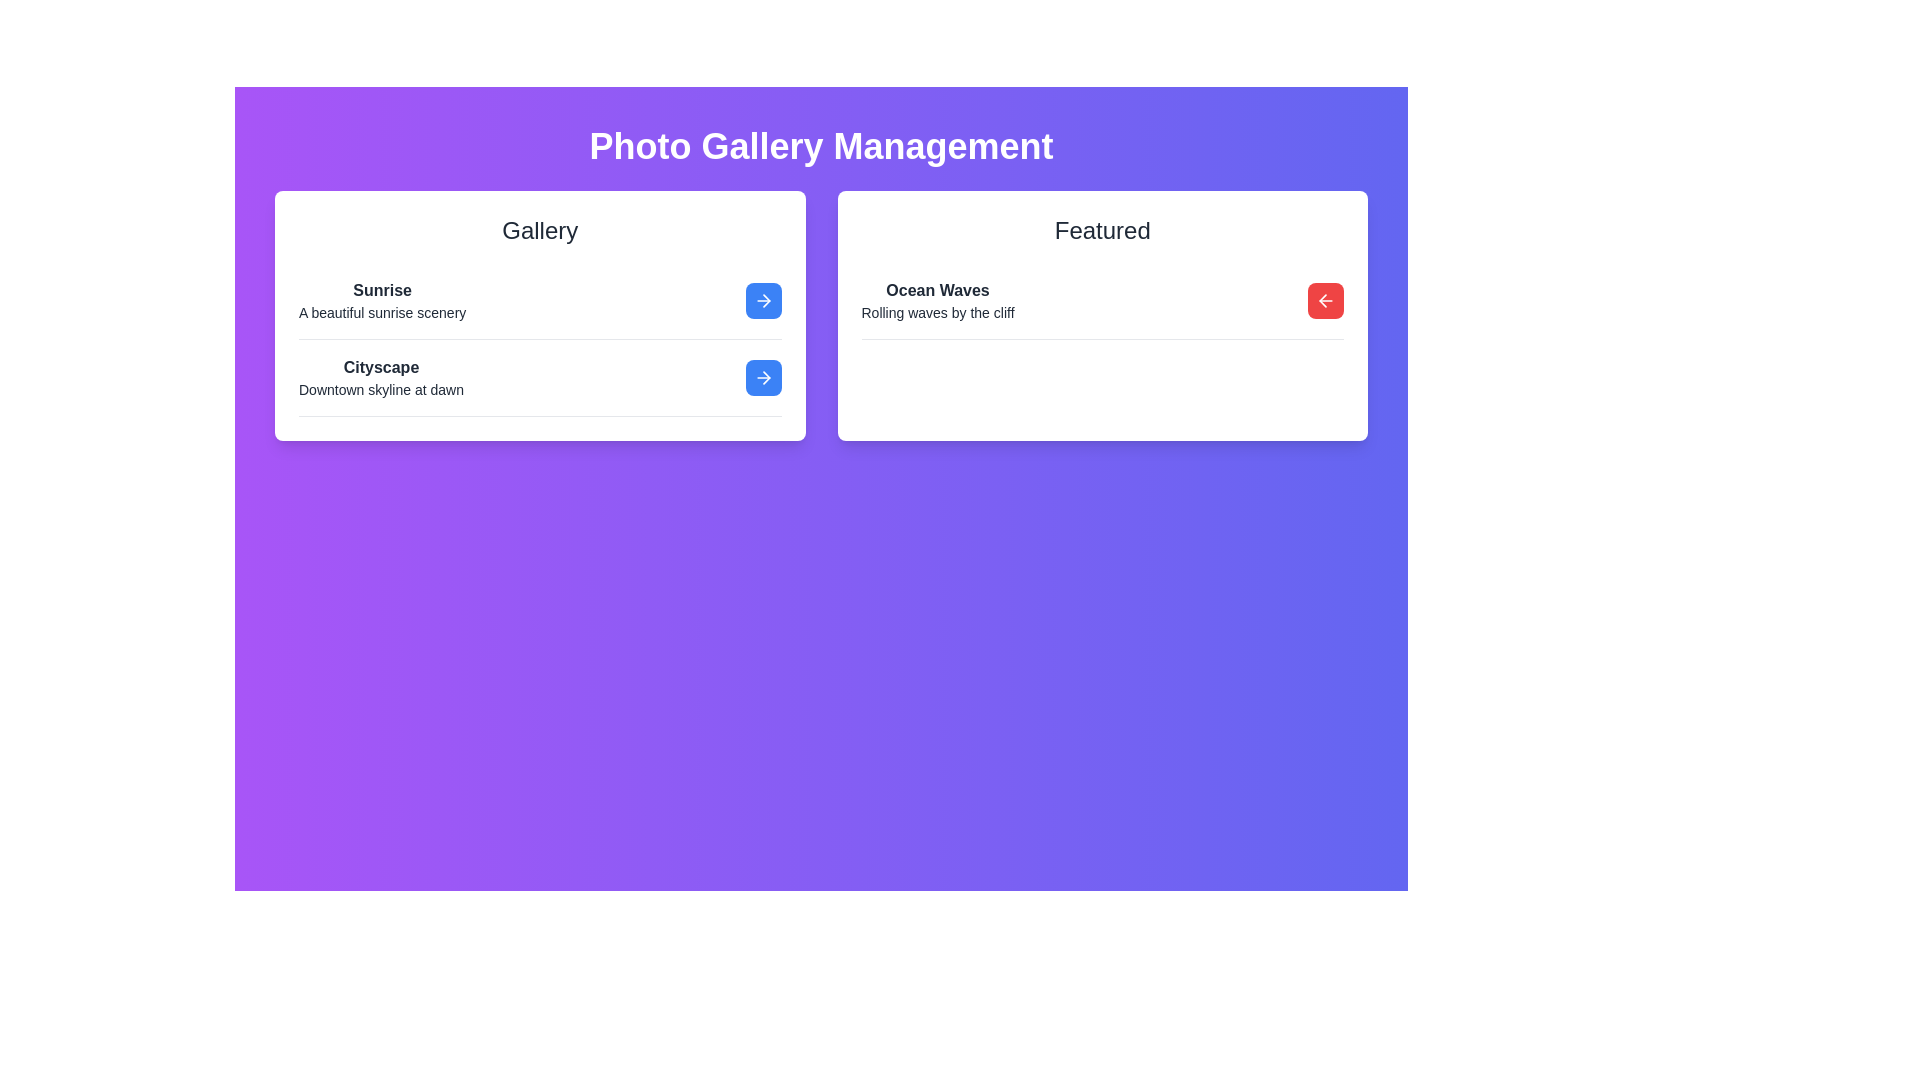  I want to click on the text label displaying the title 'Ocean Waves' in bold font, which is located in the 'Featured' section above the descriptive text 'Rolling waves by the cliff', so click(937, 290).